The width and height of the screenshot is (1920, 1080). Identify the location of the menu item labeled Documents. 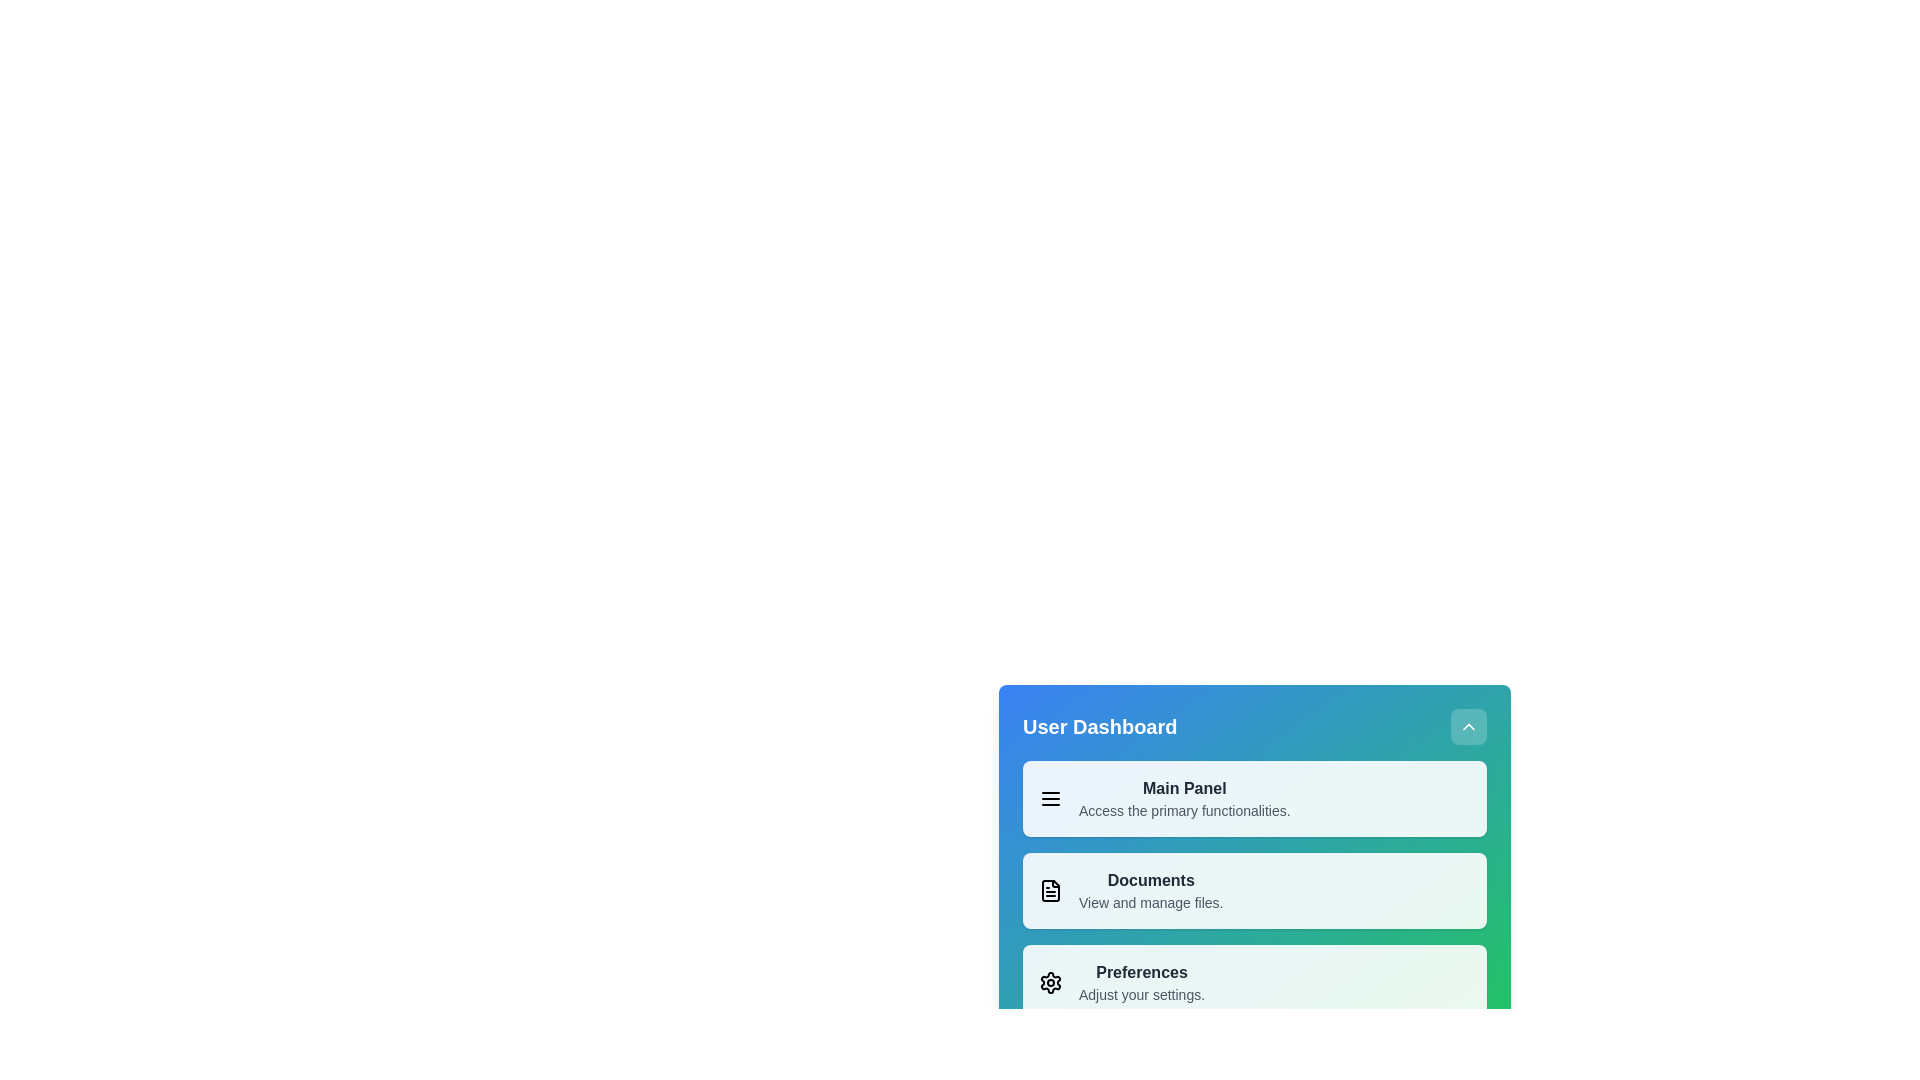
(1253, 890).